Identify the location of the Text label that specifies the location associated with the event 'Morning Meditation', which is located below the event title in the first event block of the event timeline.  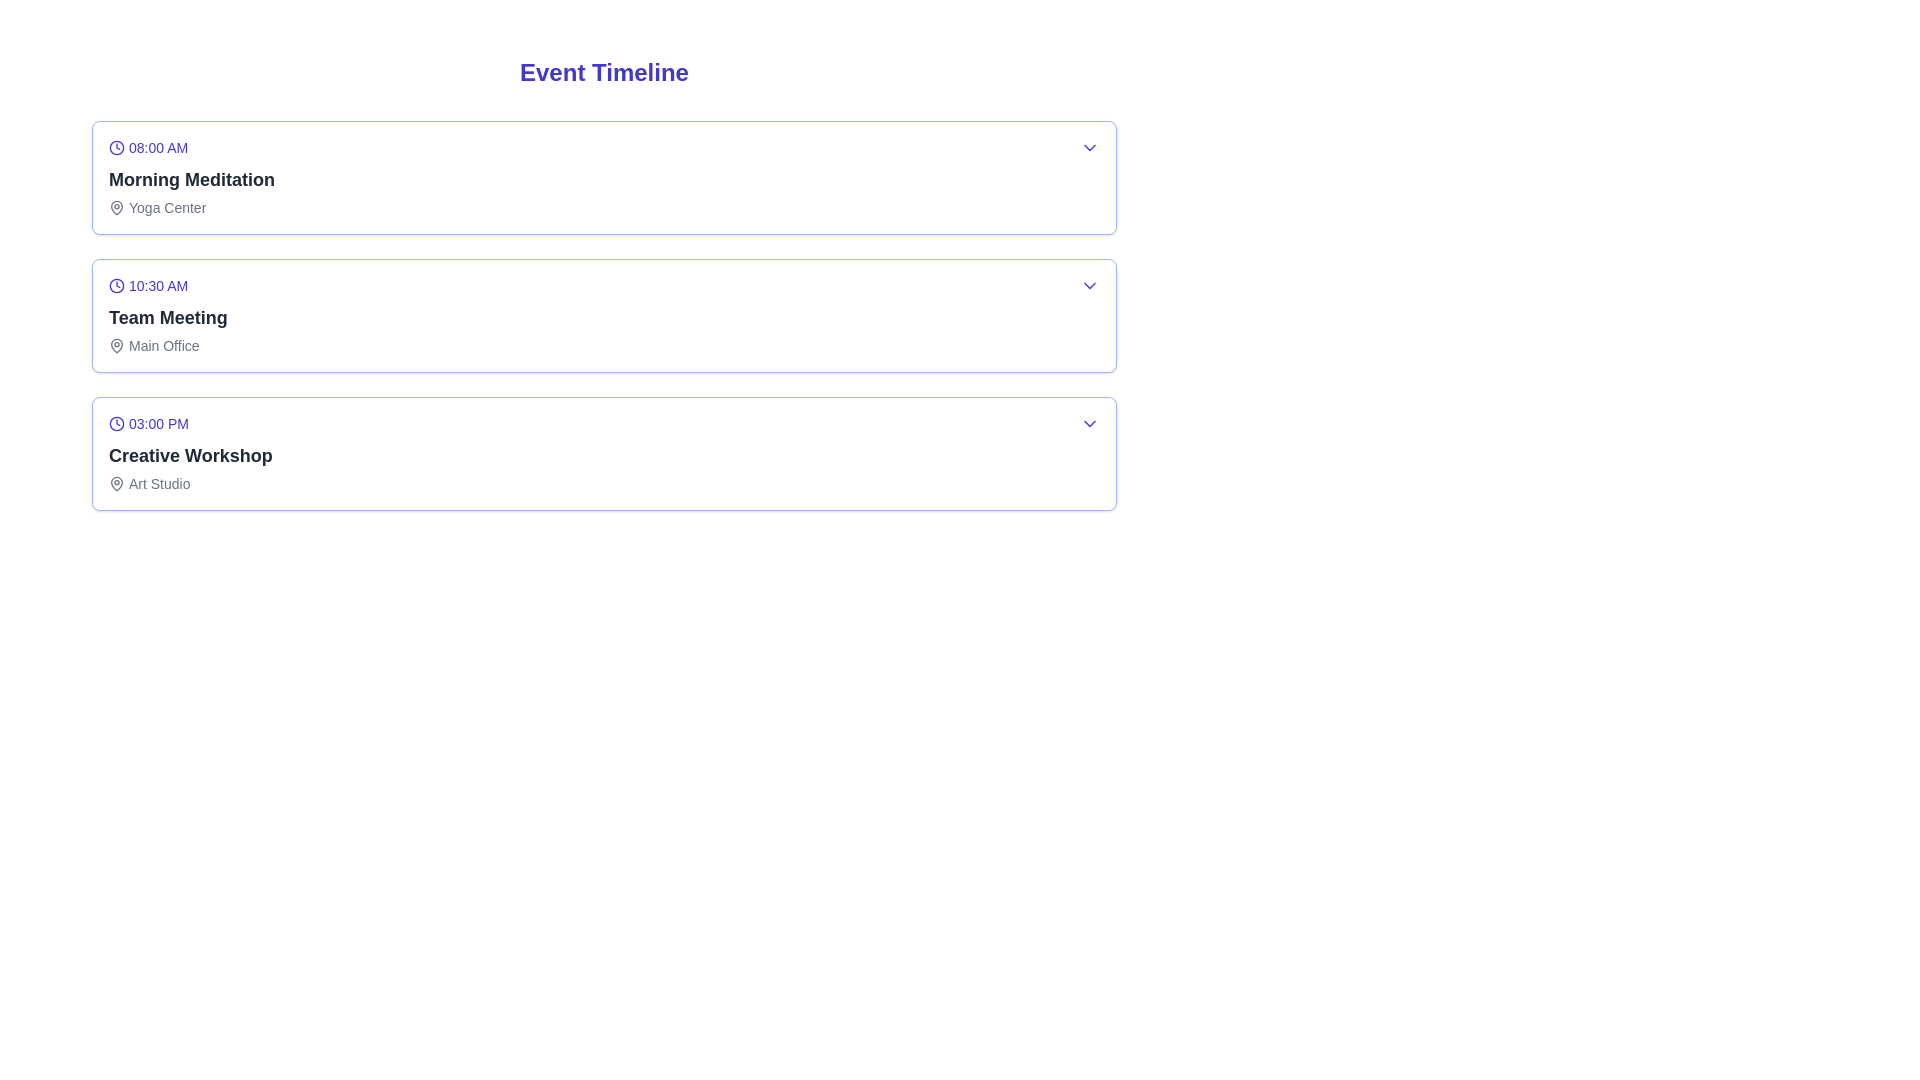
(192, 208).